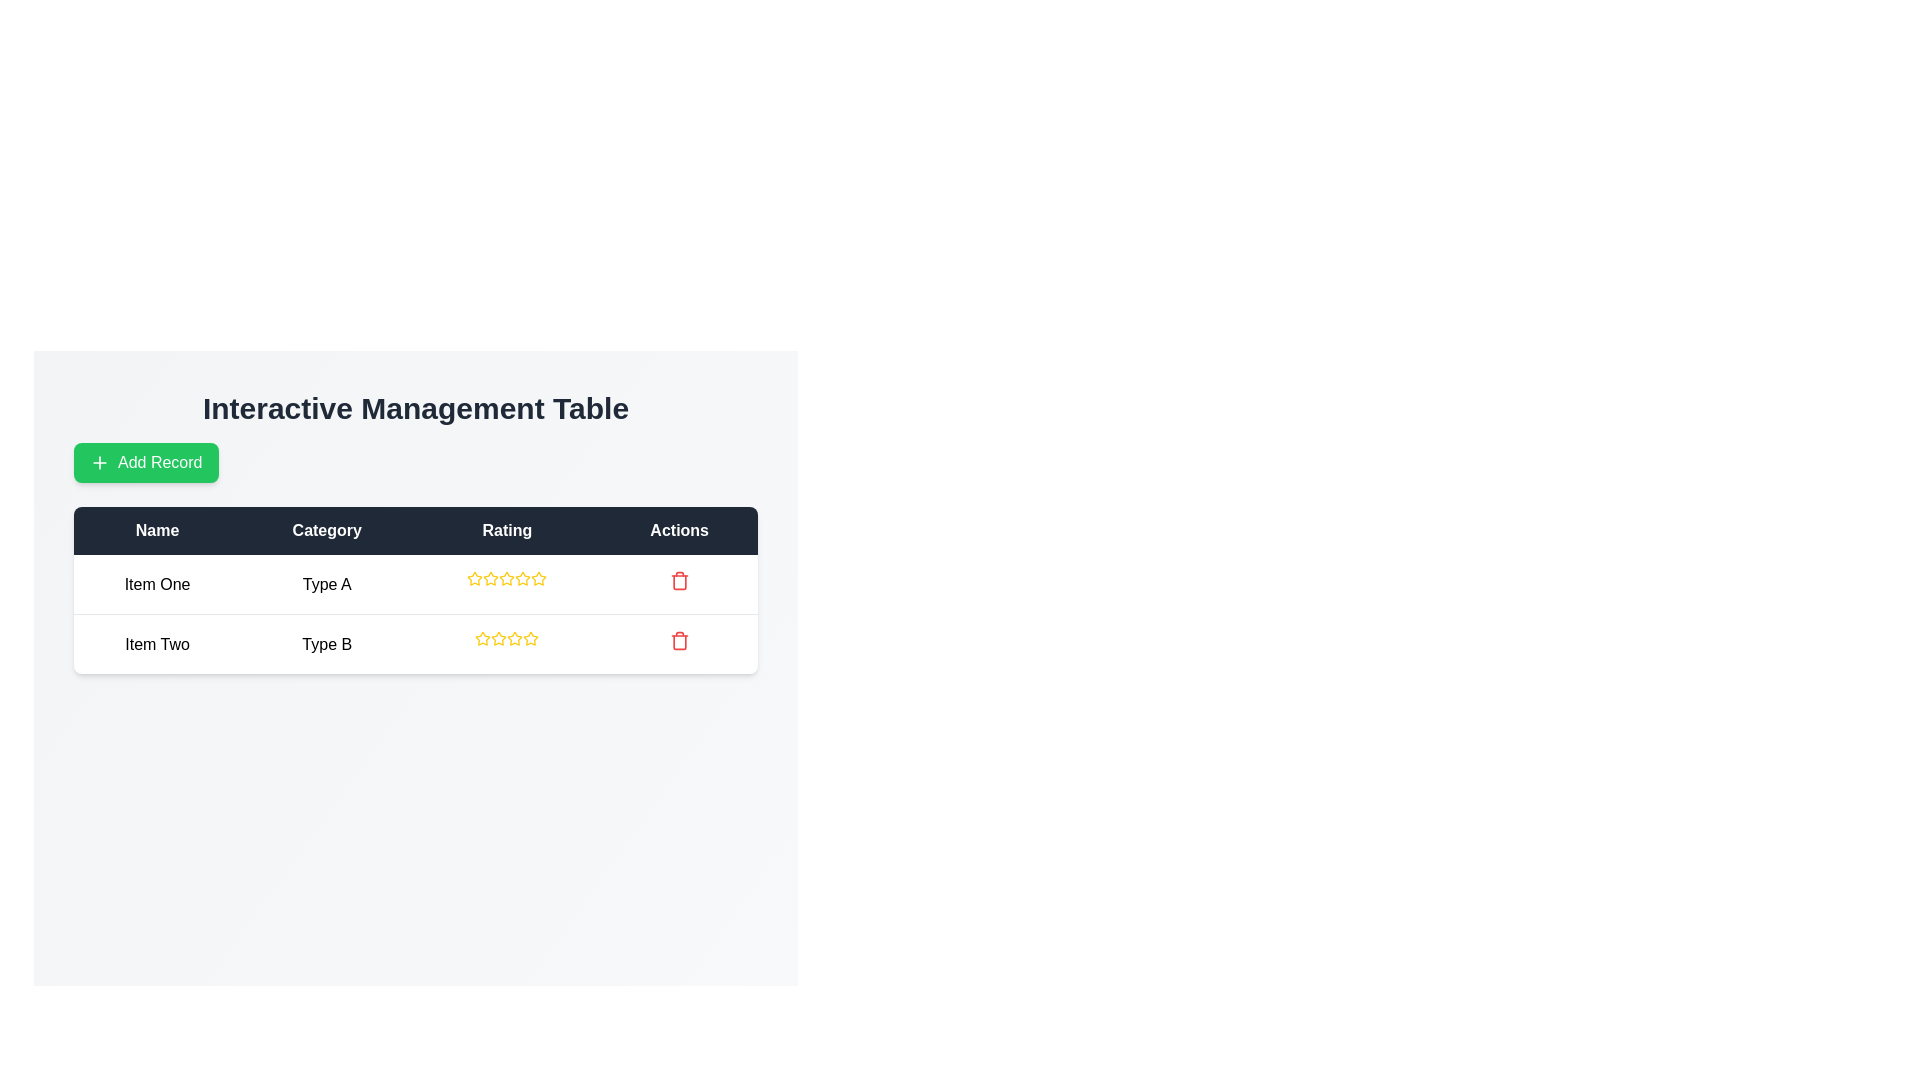 Image resolution: width=1920 pixels, height=1080 pixels. I want to click on the first star icon representing the rating for 'Item One' in the management table, so click(491, 578).